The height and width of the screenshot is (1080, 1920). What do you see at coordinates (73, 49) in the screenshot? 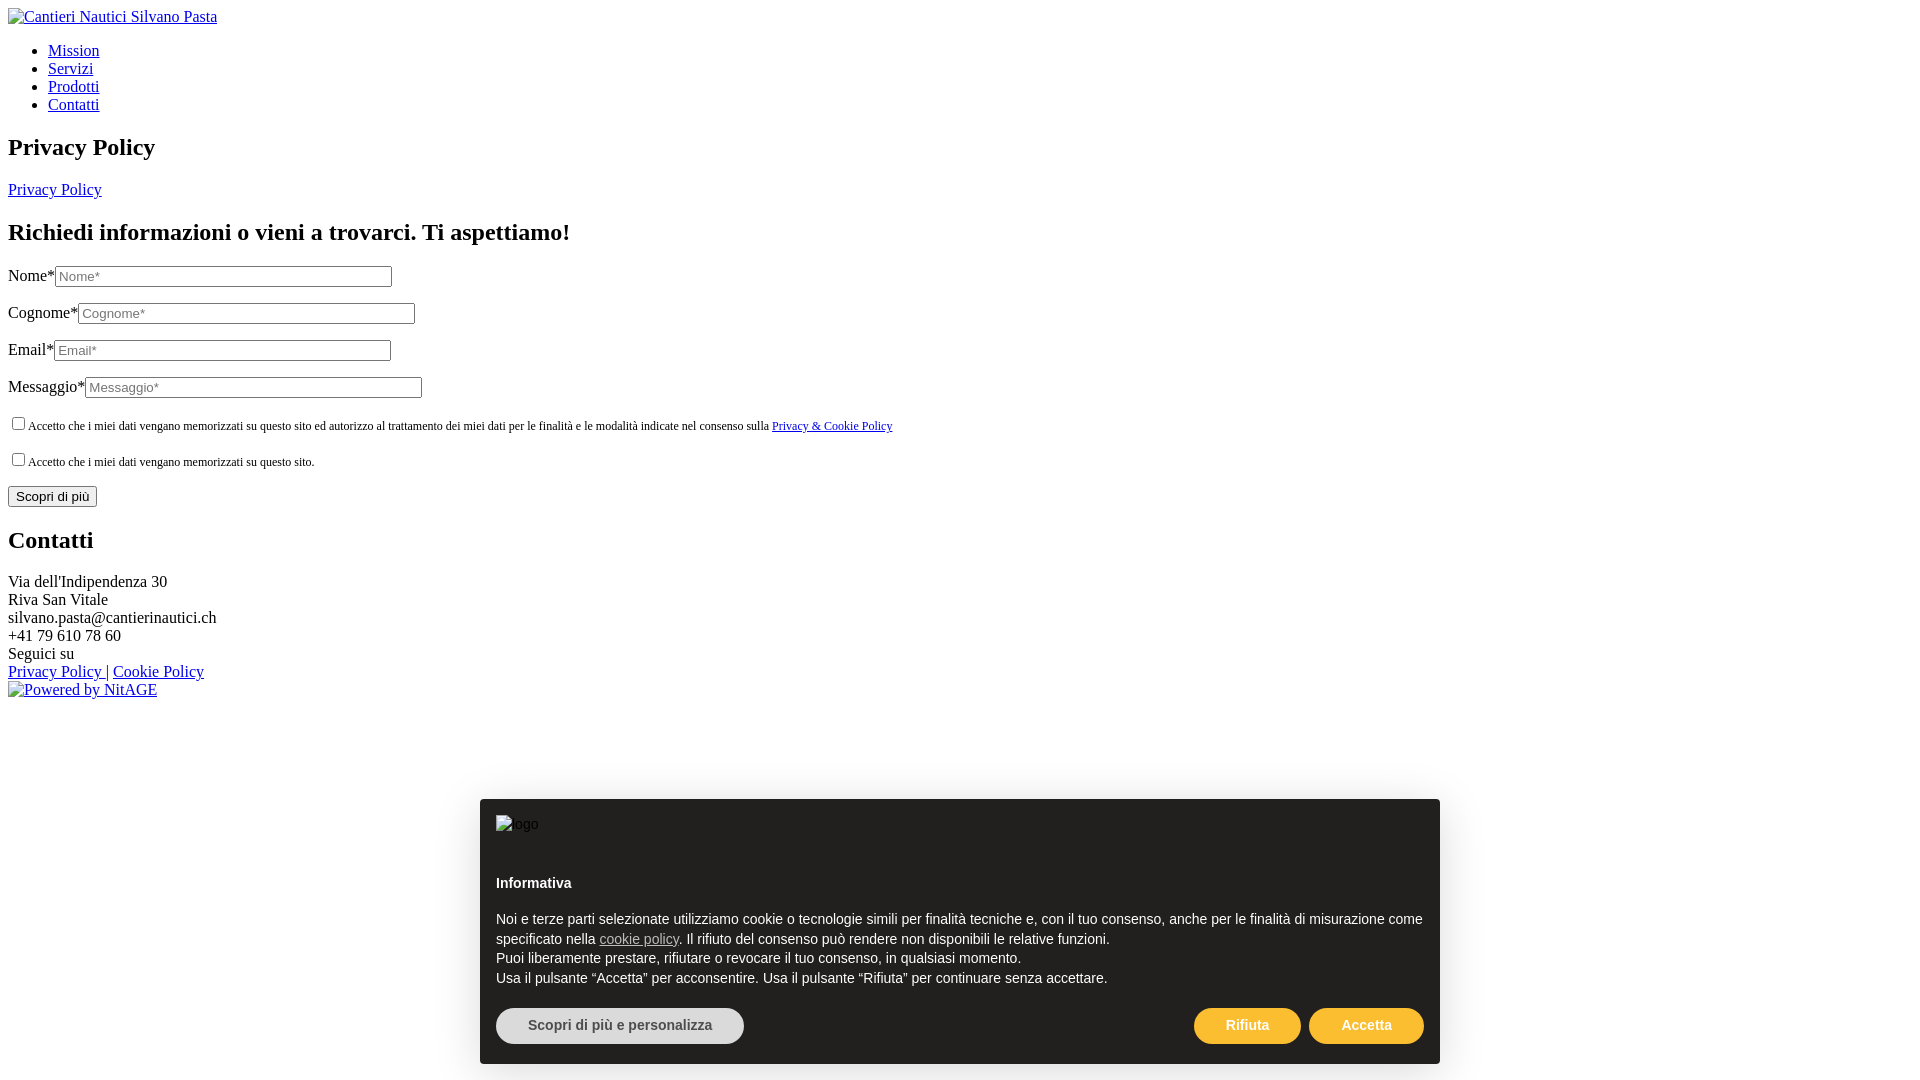
I see `'Mission'` at bounding box center [73, 49].